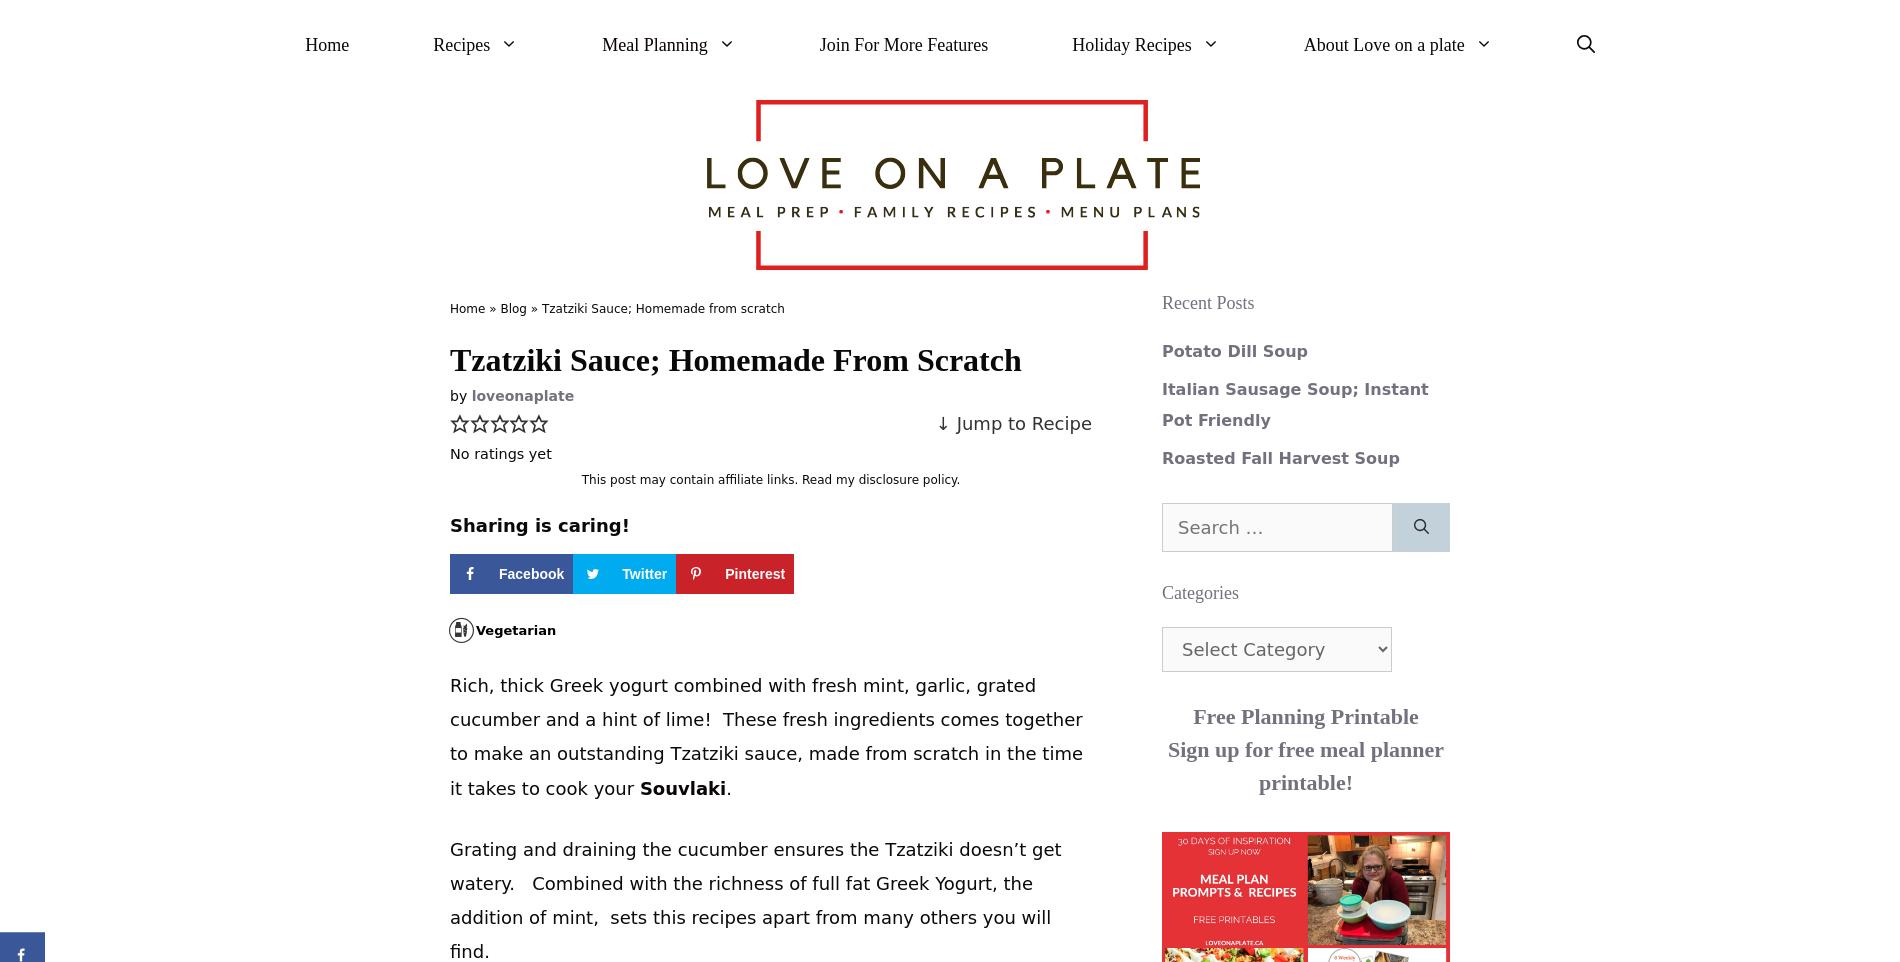 This screenshot has width=1900, height=962. I want to click on 'by', so click(459, 394).